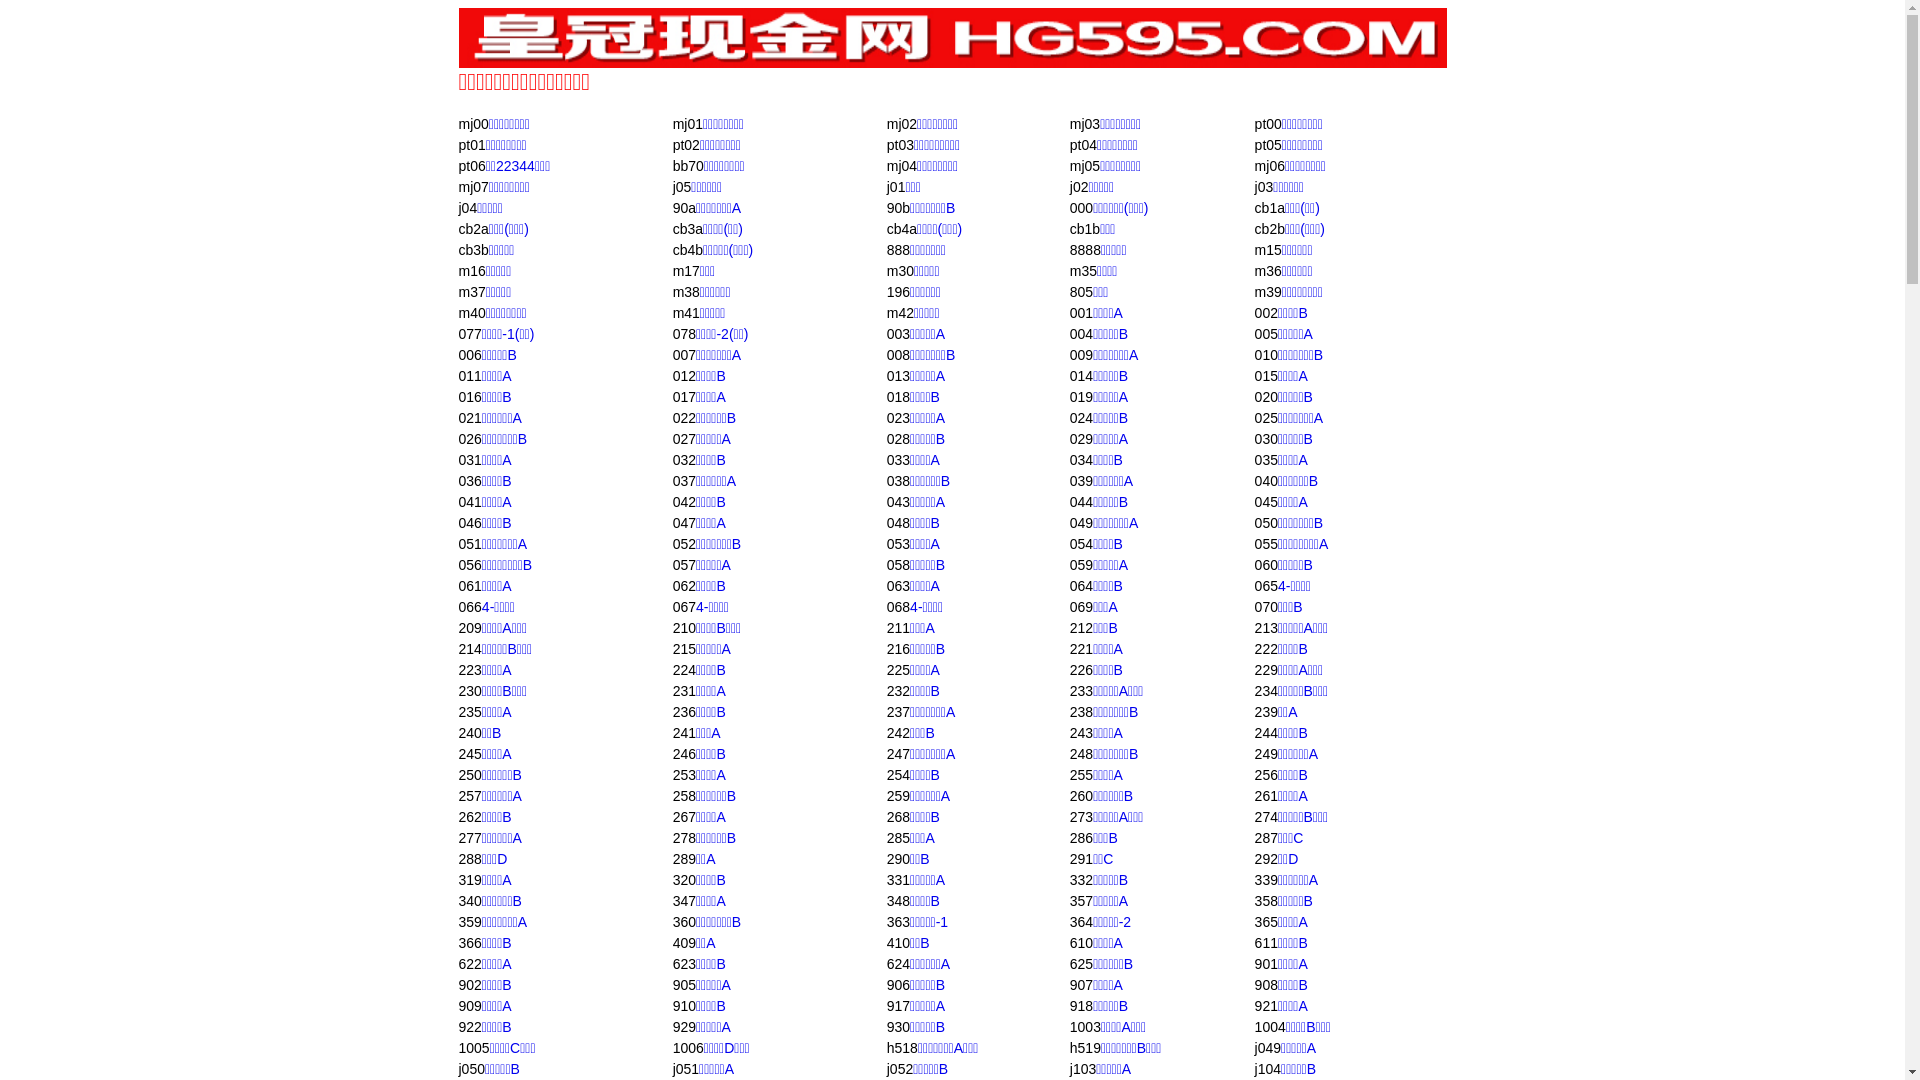 The height and width of the screenshot is (1080, 1920). Describe the element at coordinates (468, 817) in the screenshot. I see `'262'` at that location.